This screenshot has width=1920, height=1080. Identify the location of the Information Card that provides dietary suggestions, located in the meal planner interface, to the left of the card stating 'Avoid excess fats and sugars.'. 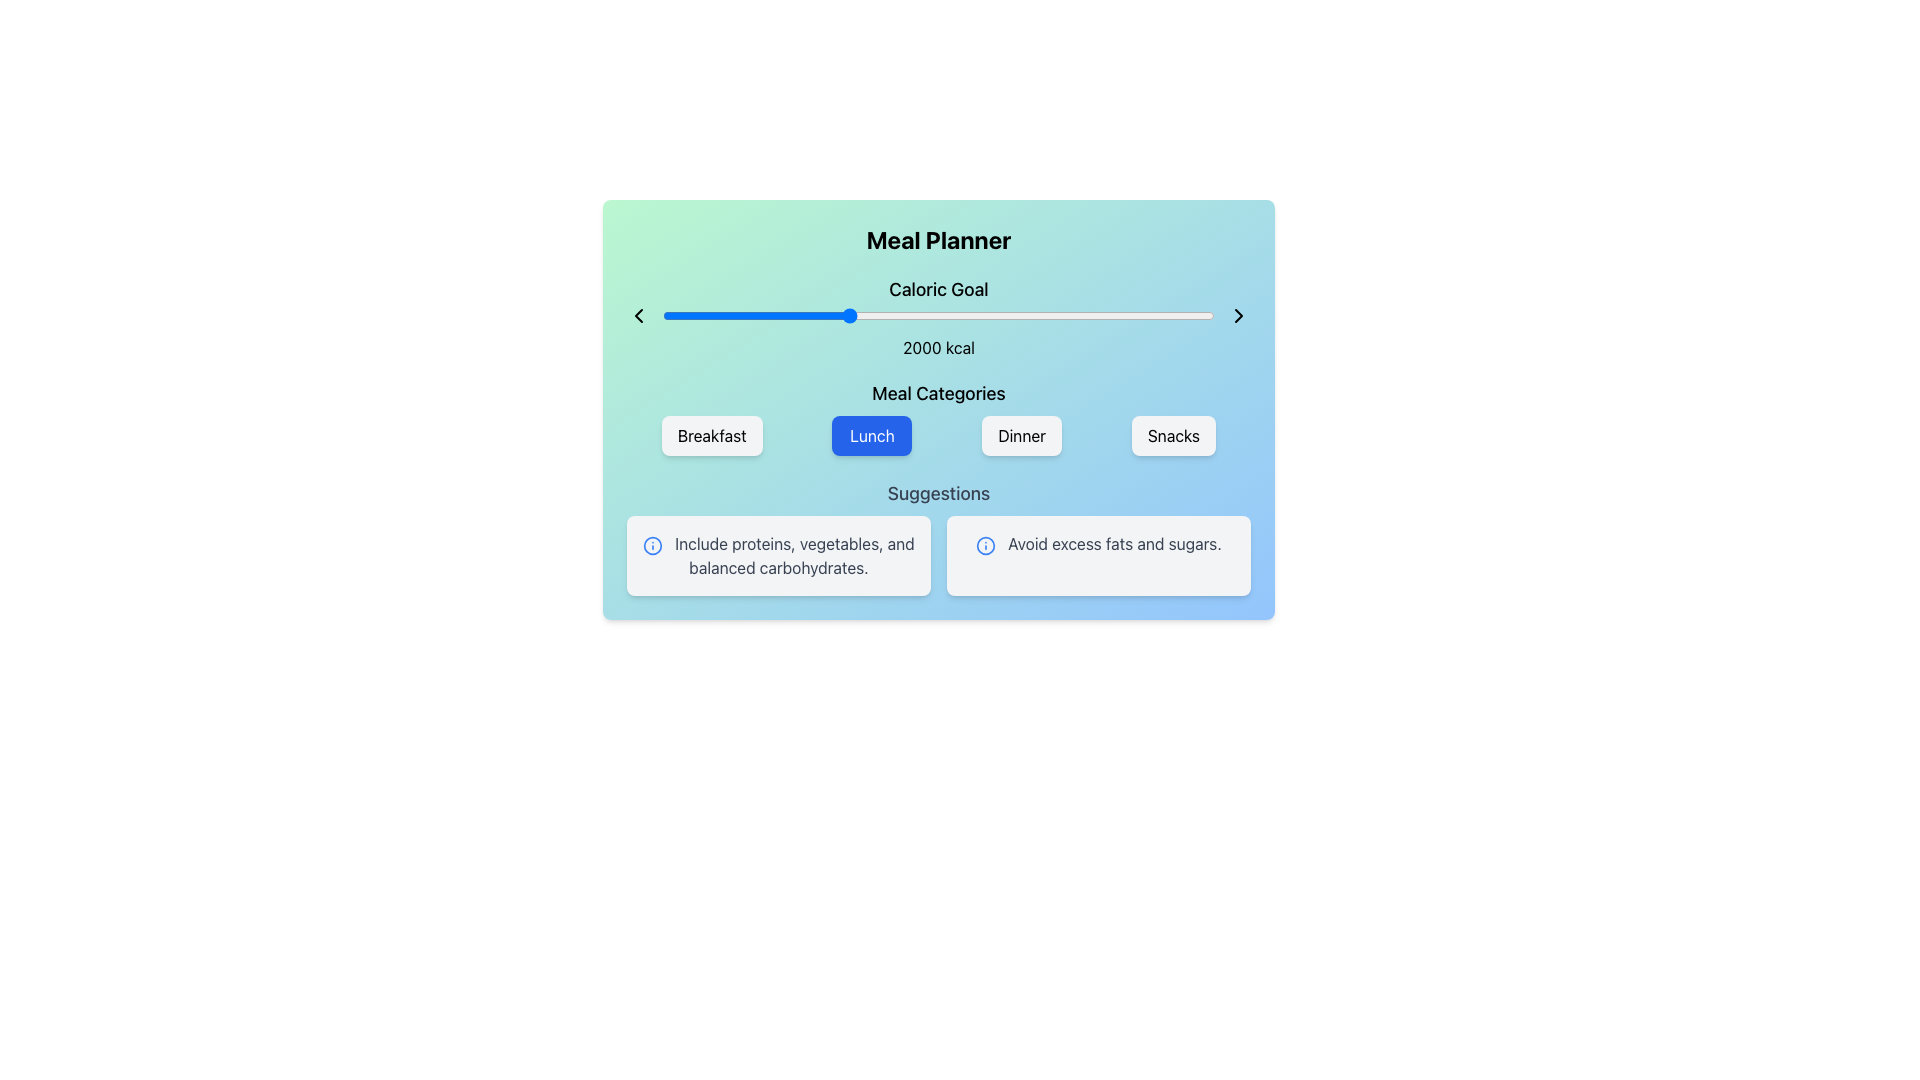
(777, 555).